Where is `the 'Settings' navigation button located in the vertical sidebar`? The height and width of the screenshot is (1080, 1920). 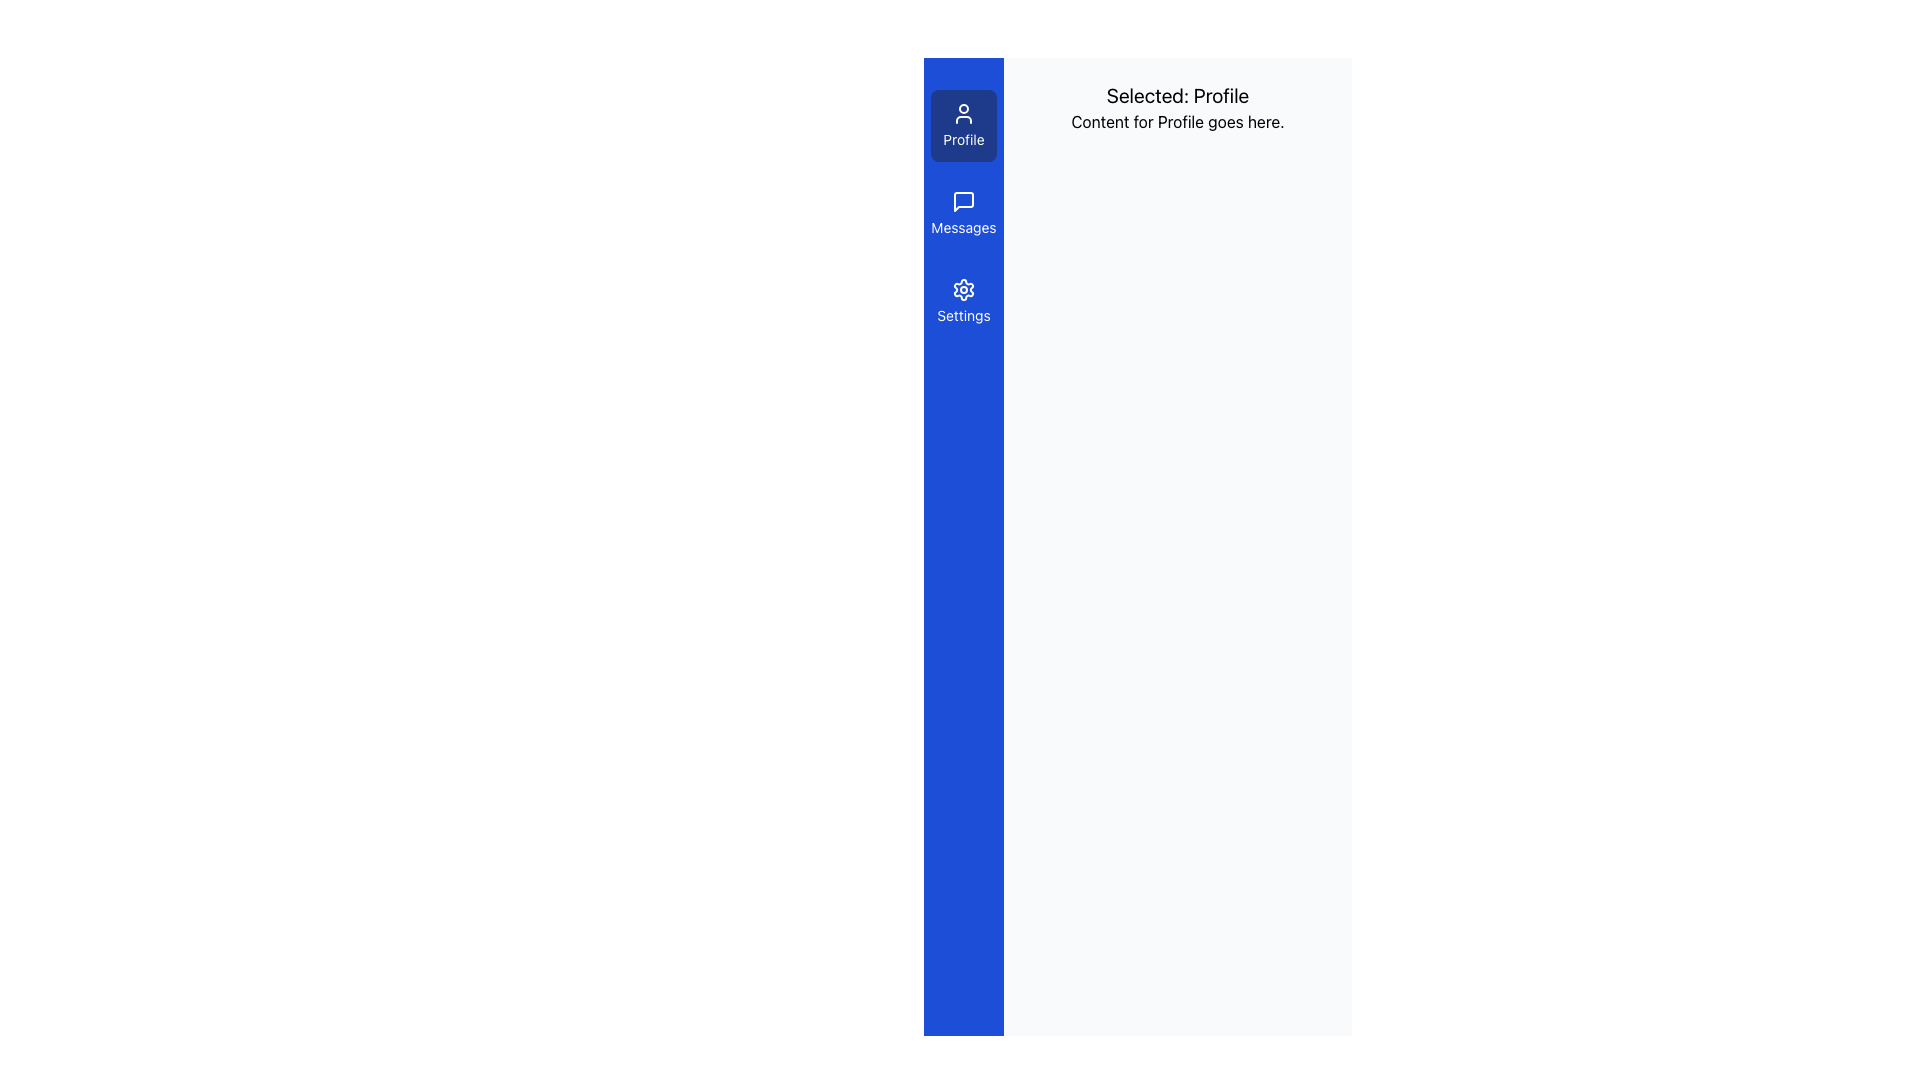 the 'Settings' navigation button located in the vertical sidebar is located at coordinates (964, 301).